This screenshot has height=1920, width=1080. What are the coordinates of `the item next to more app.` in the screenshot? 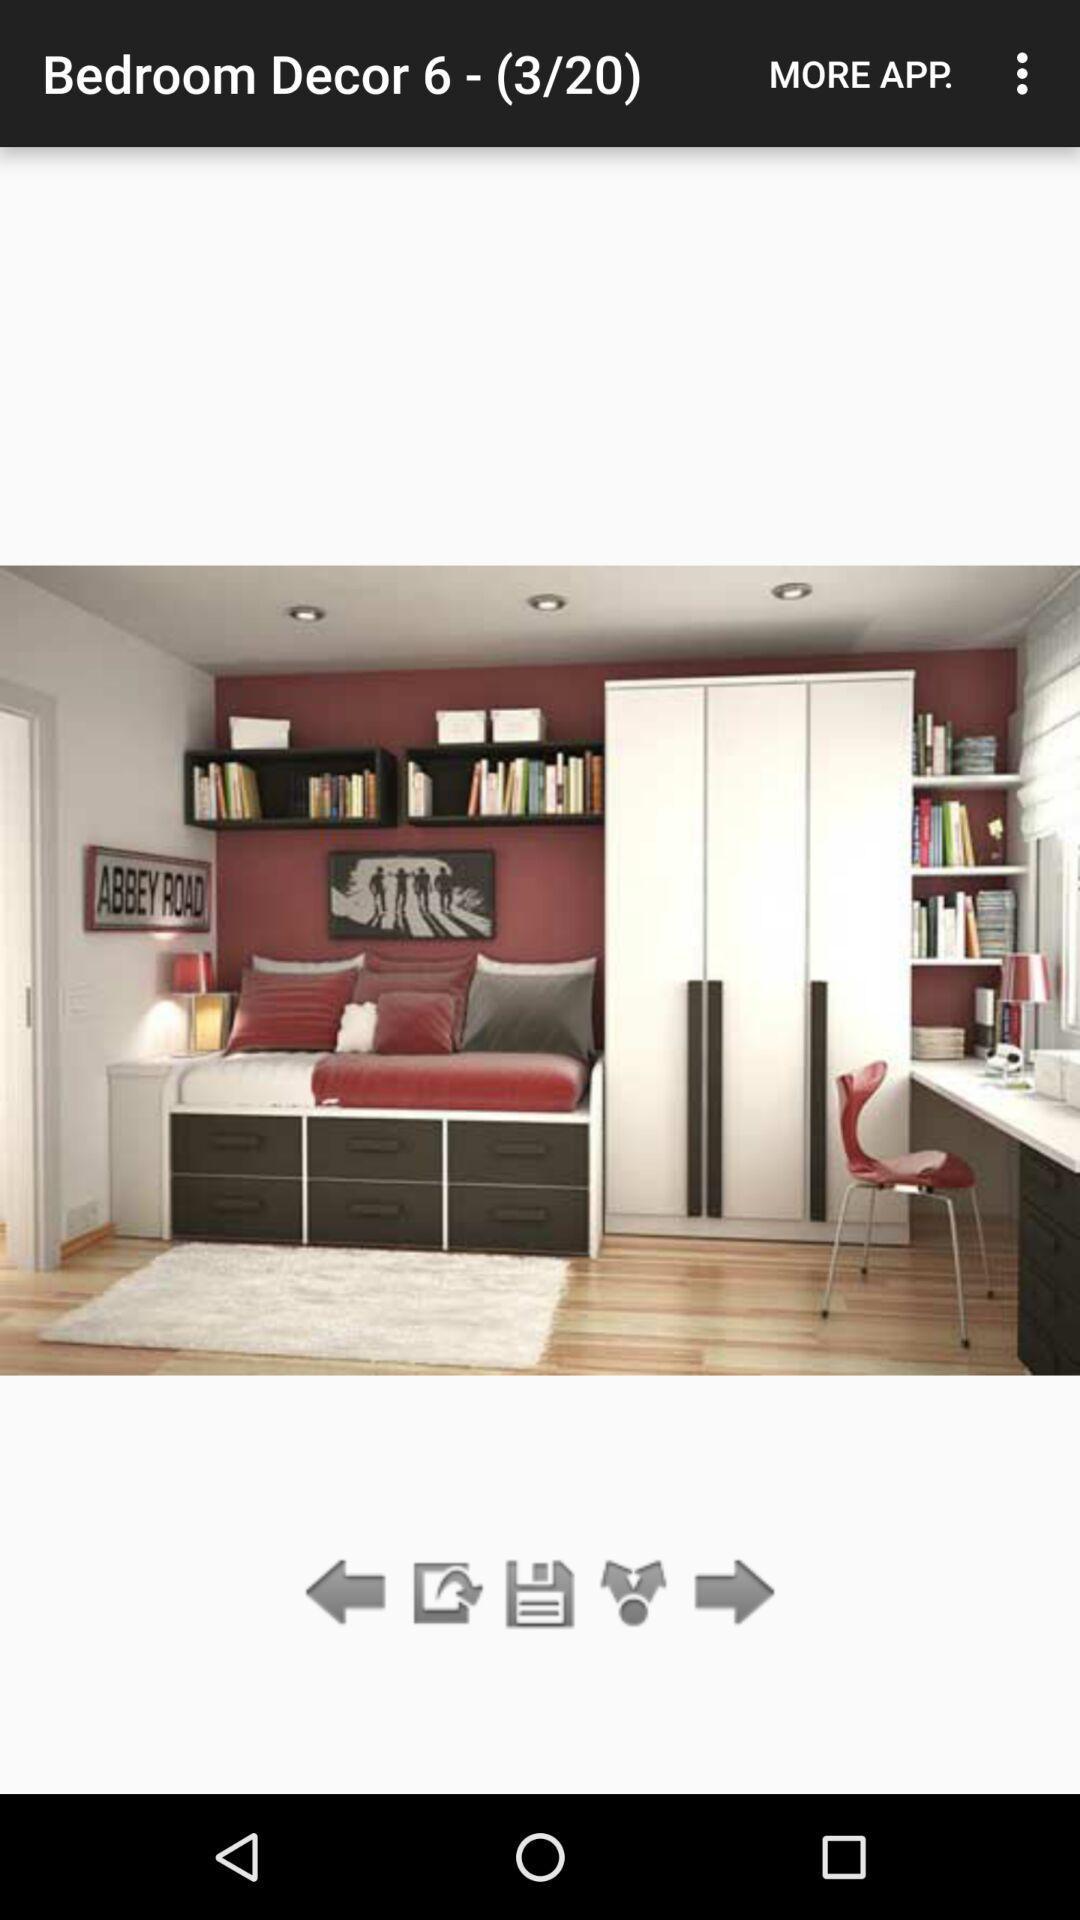 It's located at (1027, 73).